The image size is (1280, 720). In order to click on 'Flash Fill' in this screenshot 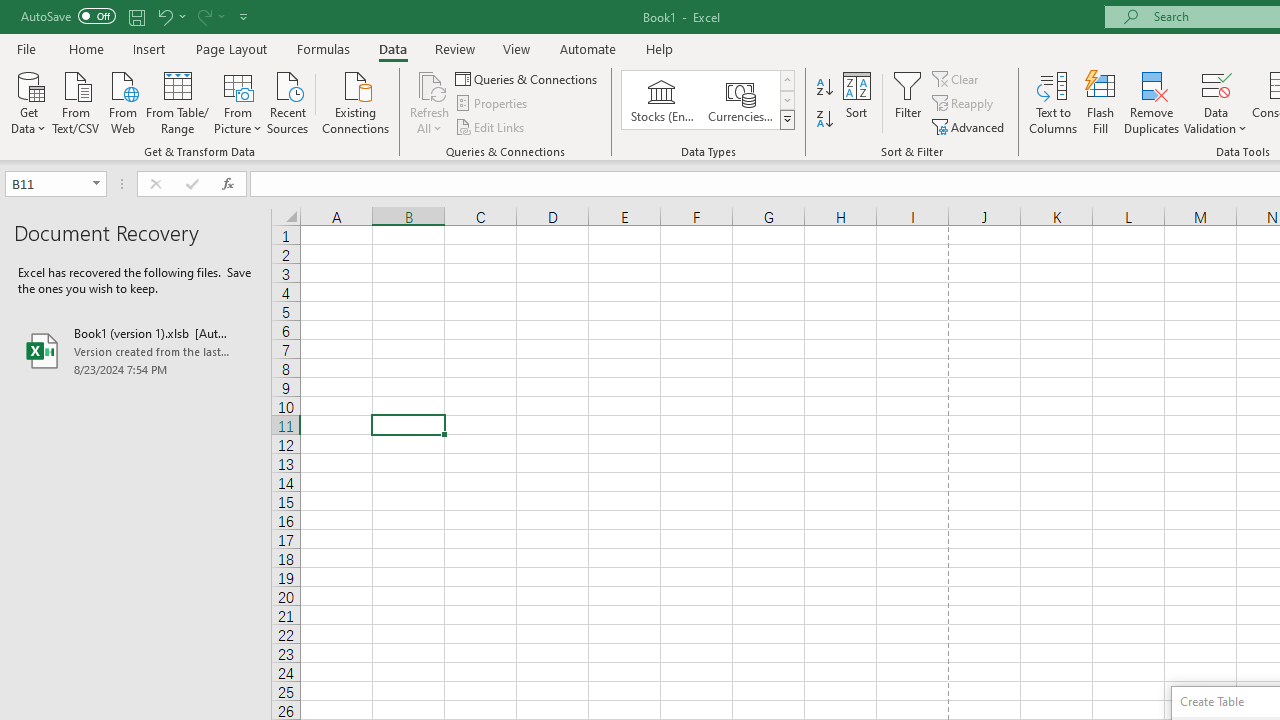, I will do `click(1100, 103)`.